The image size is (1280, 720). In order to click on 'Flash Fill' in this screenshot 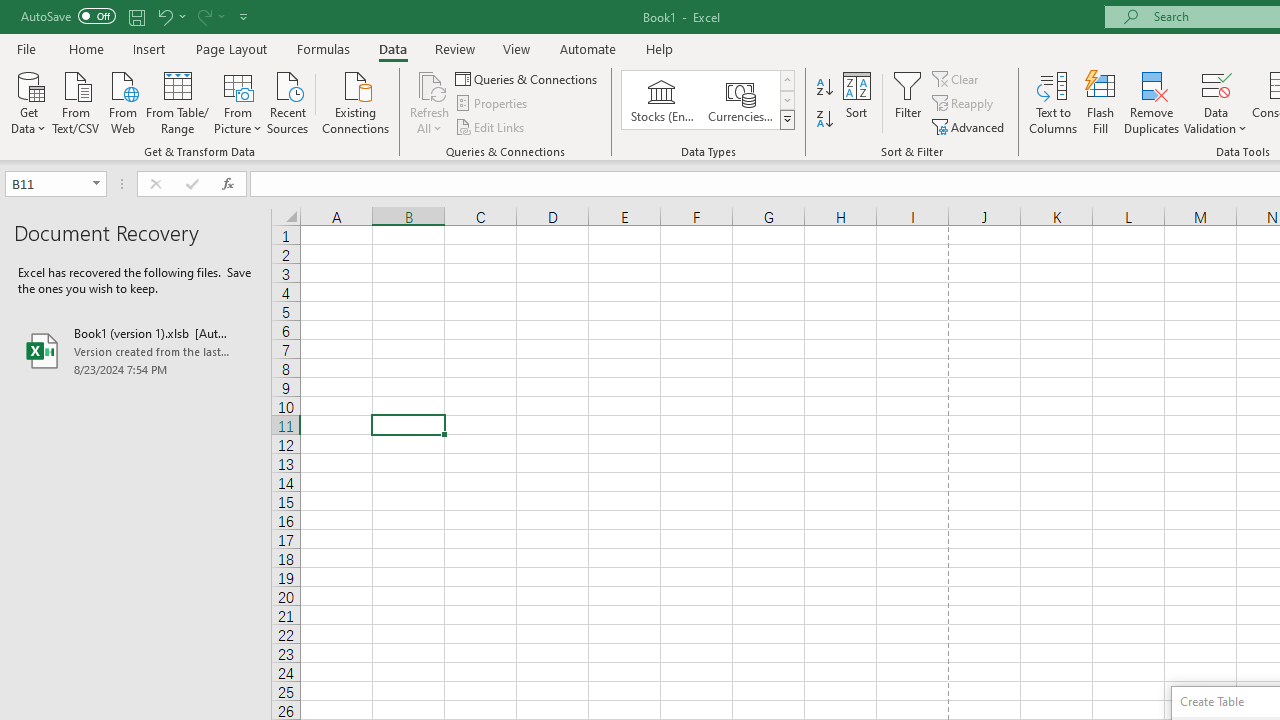, I will do `click(1100, 103)`.